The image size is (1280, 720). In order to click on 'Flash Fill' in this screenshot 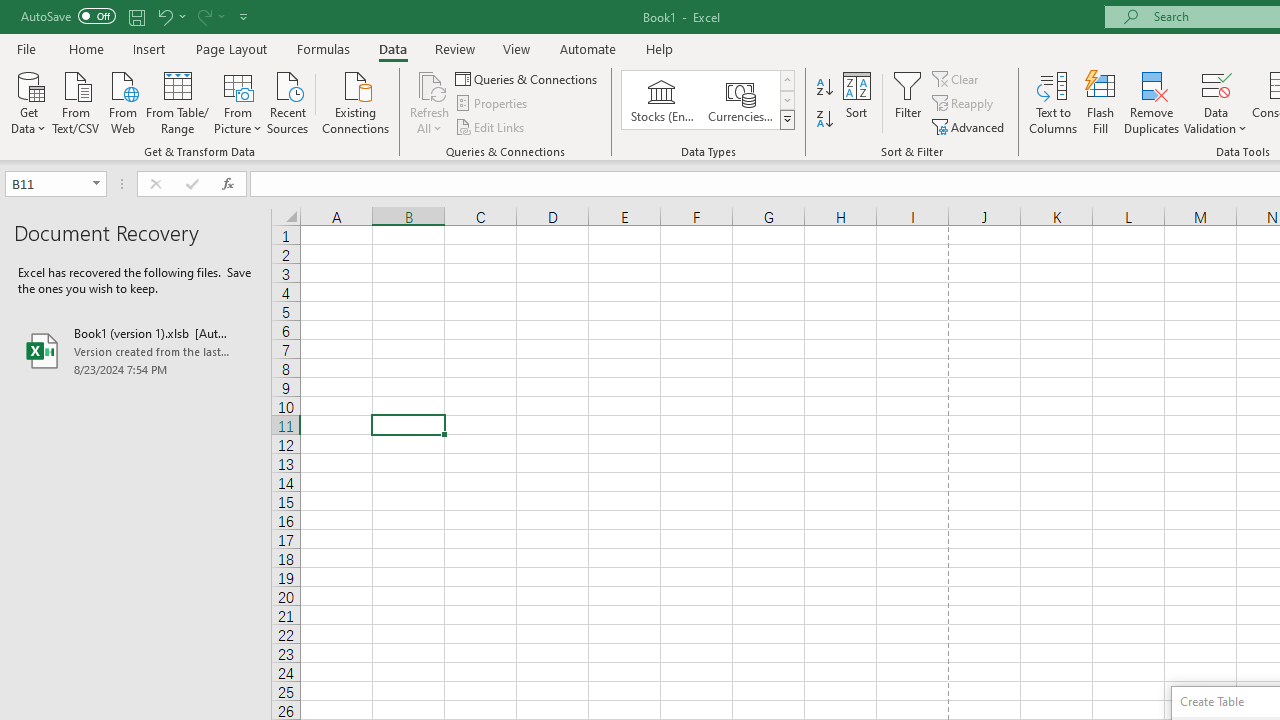, I will do `click(1100, 103)`.